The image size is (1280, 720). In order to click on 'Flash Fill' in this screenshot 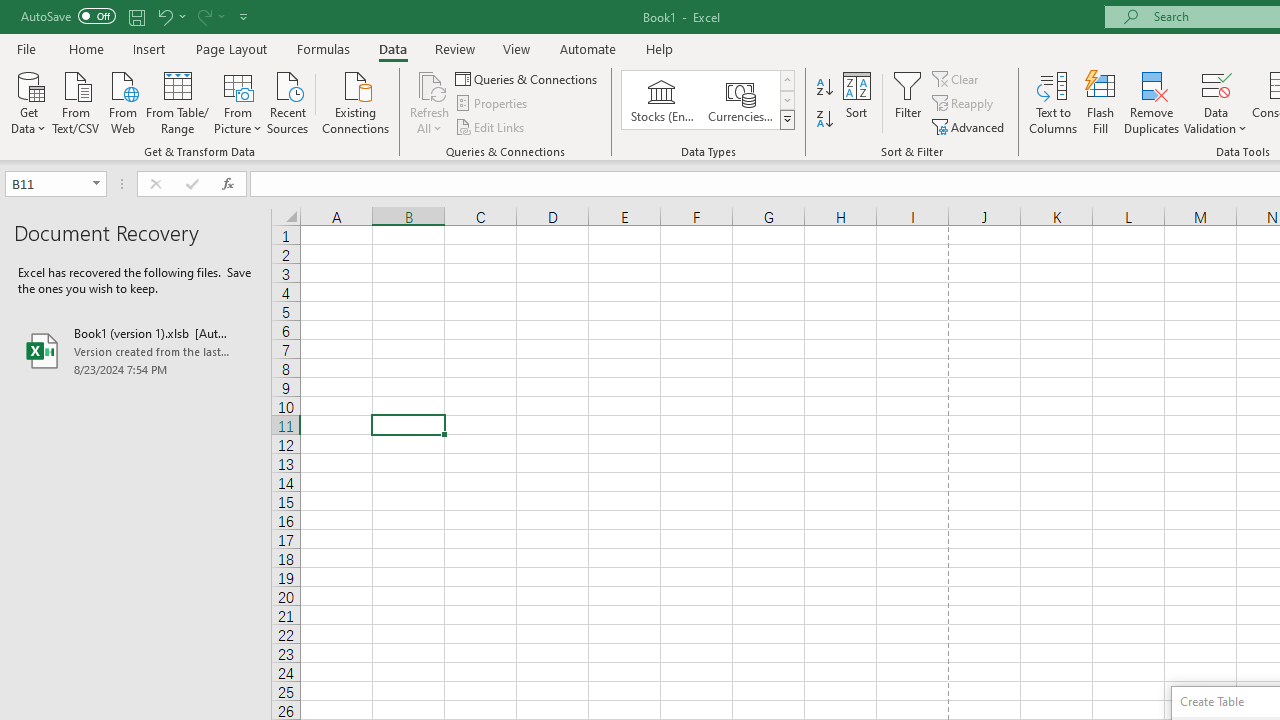, I will do `click(1100, 103)`.